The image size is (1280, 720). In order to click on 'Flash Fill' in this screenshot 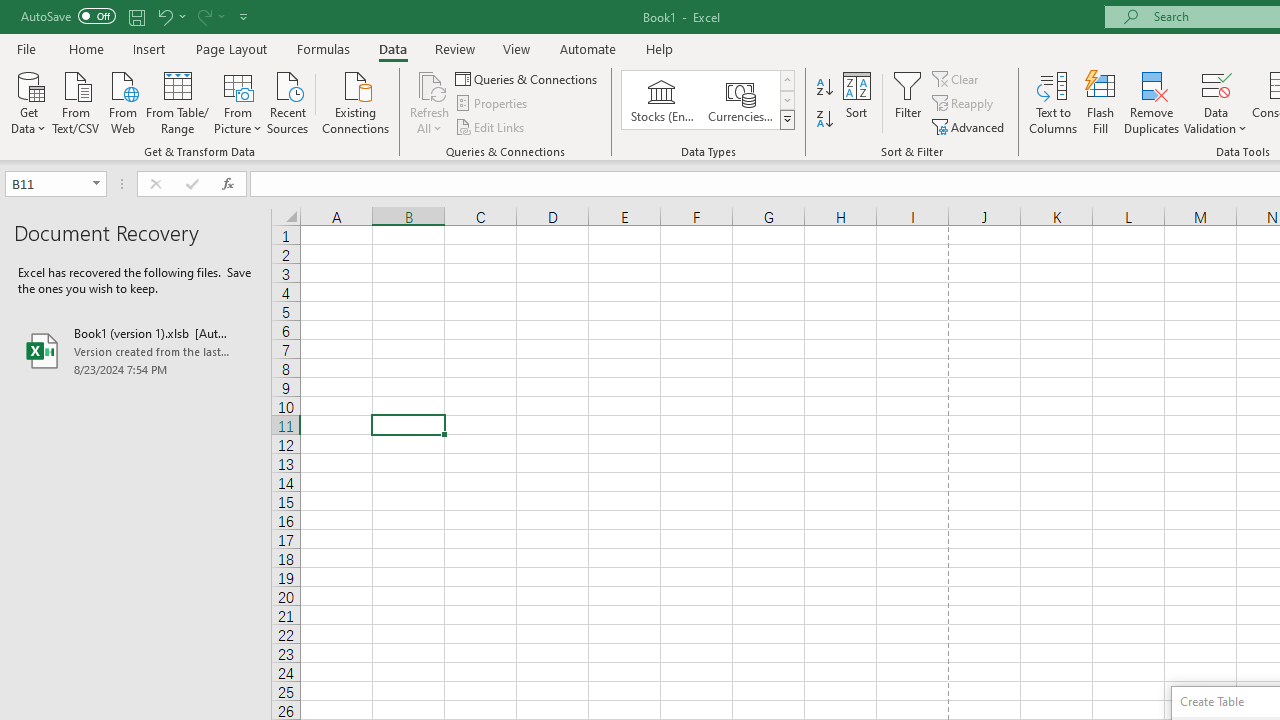, I will do `click(1100, 103)`.